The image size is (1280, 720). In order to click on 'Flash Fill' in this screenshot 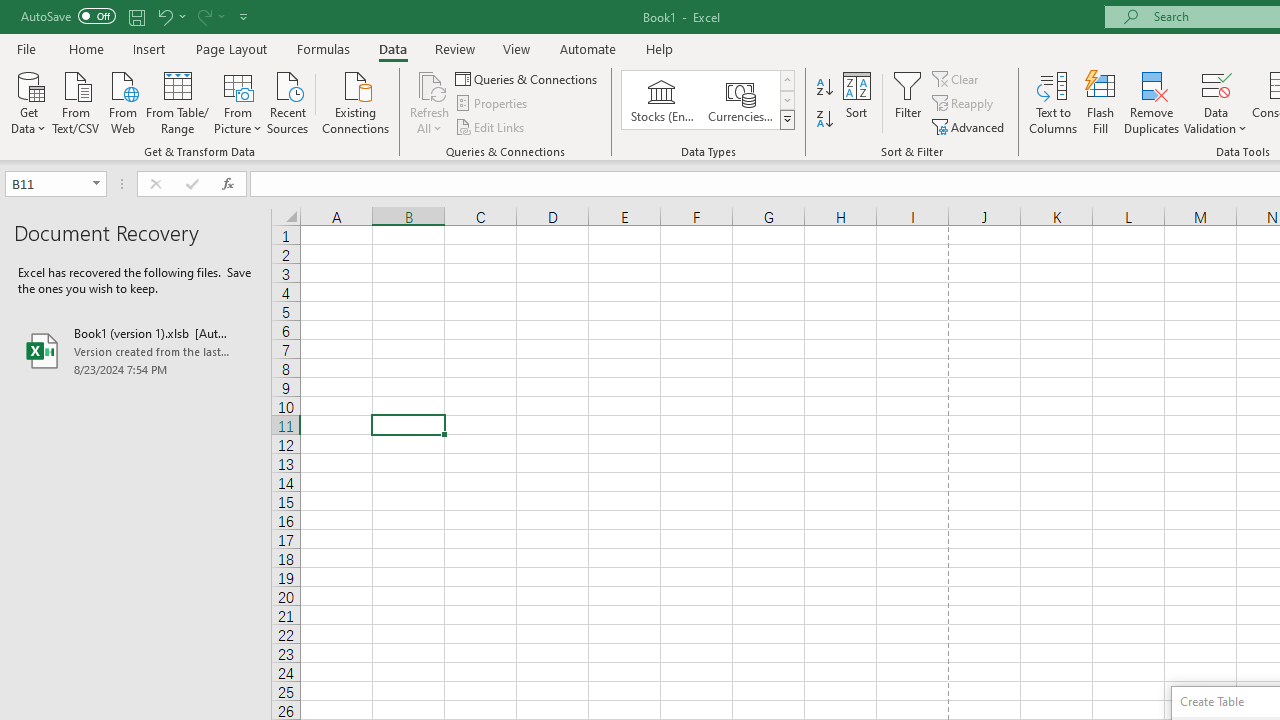, I will do `click(1100, 103)`.